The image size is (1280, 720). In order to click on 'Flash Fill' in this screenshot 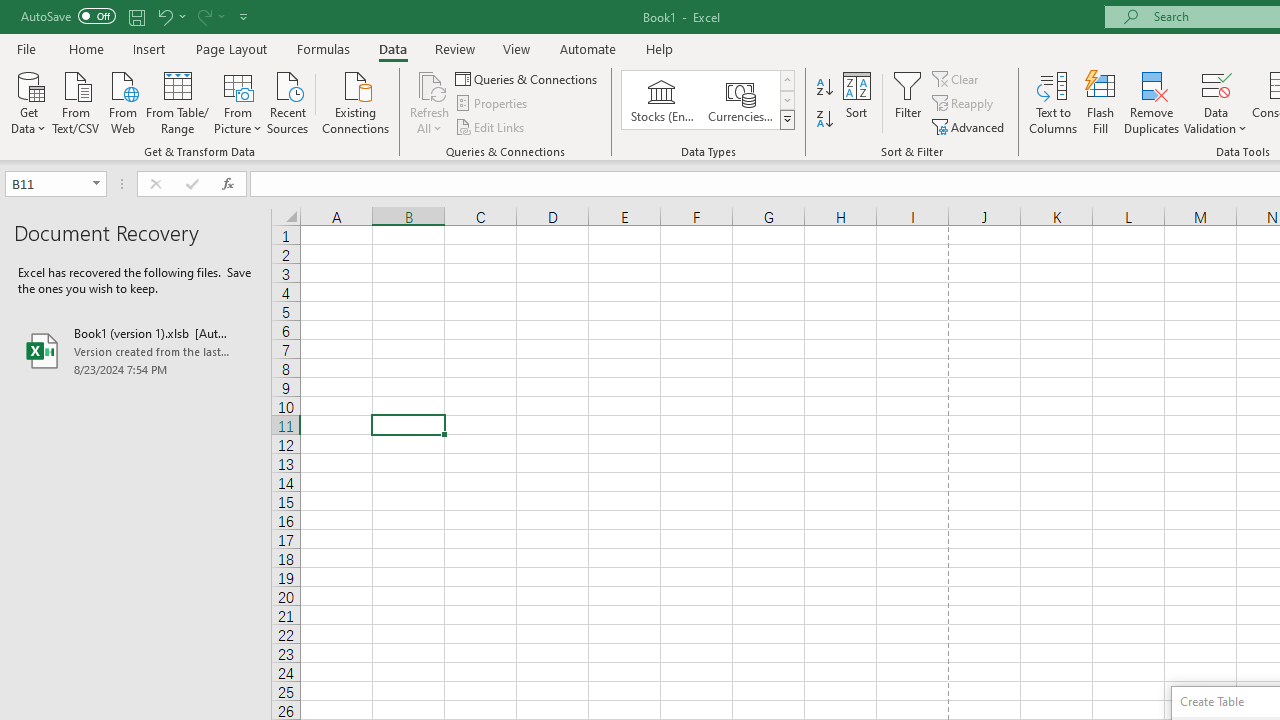, I will do `click(1100, 103)`.